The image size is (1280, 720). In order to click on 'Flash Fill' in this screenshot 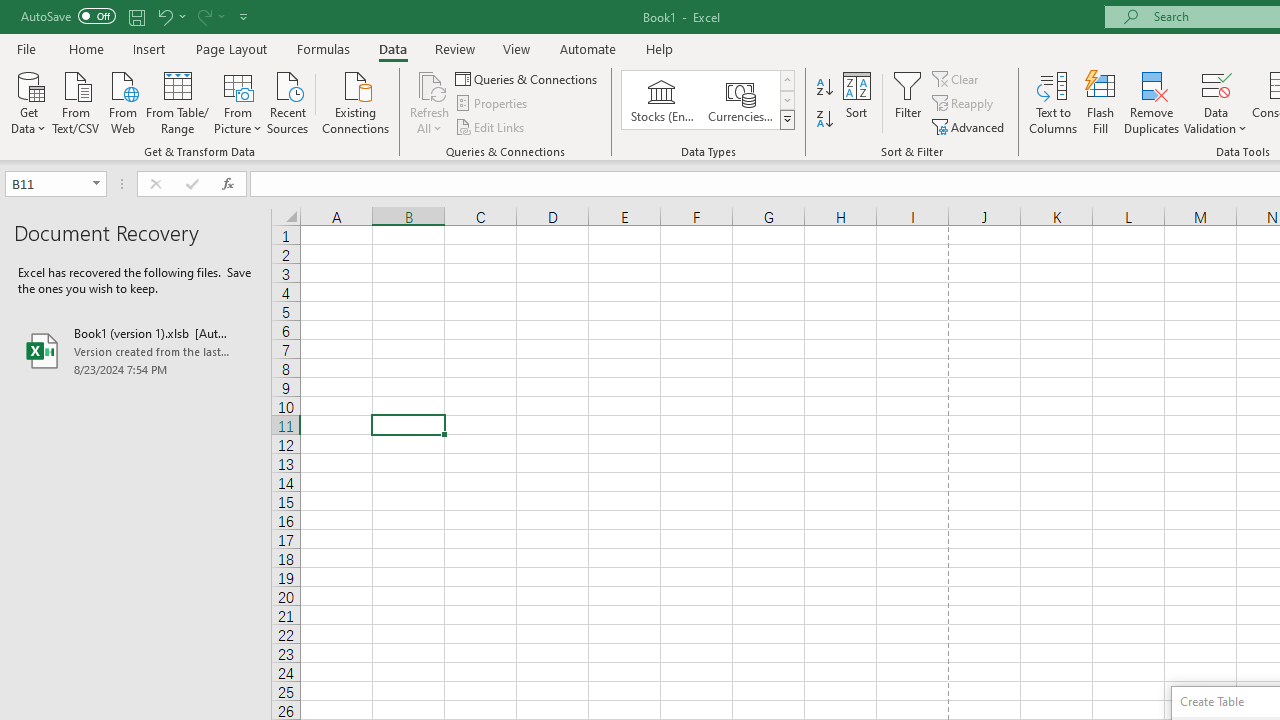, I will do `click(1100, 103)`.